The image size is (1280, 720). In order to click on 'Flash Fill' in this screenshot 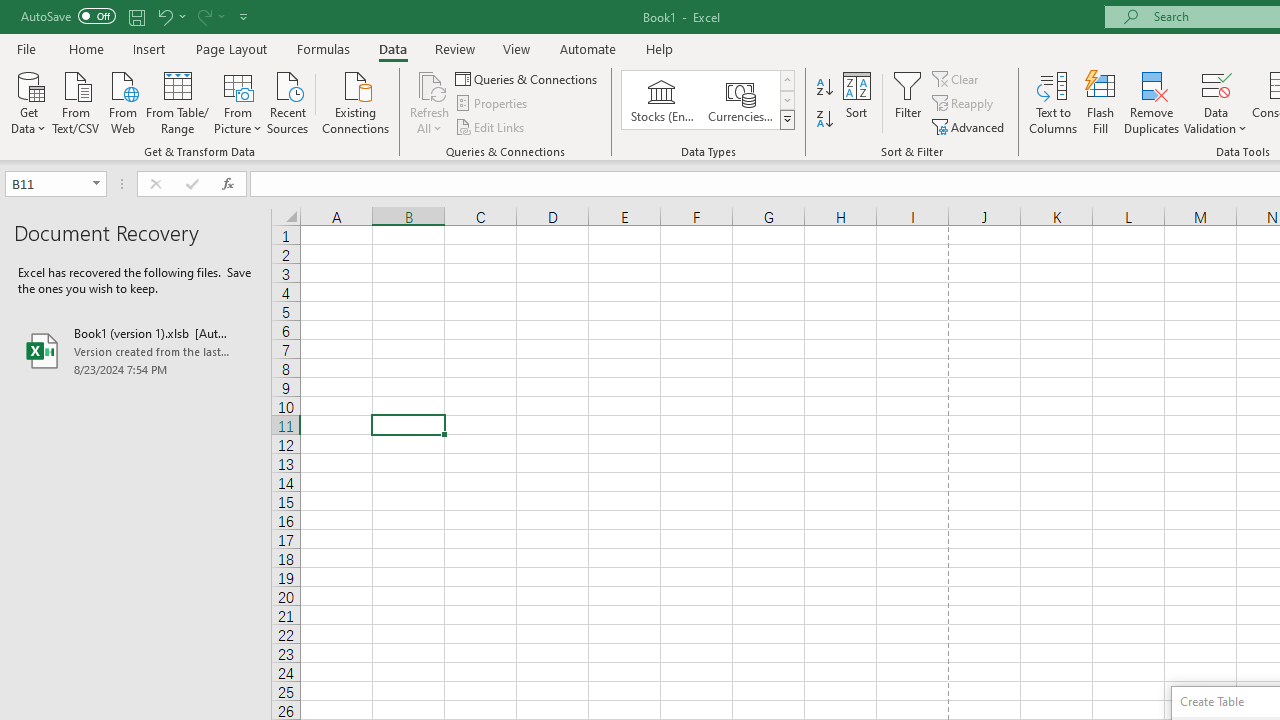, I will do `click(1100, 103)`.